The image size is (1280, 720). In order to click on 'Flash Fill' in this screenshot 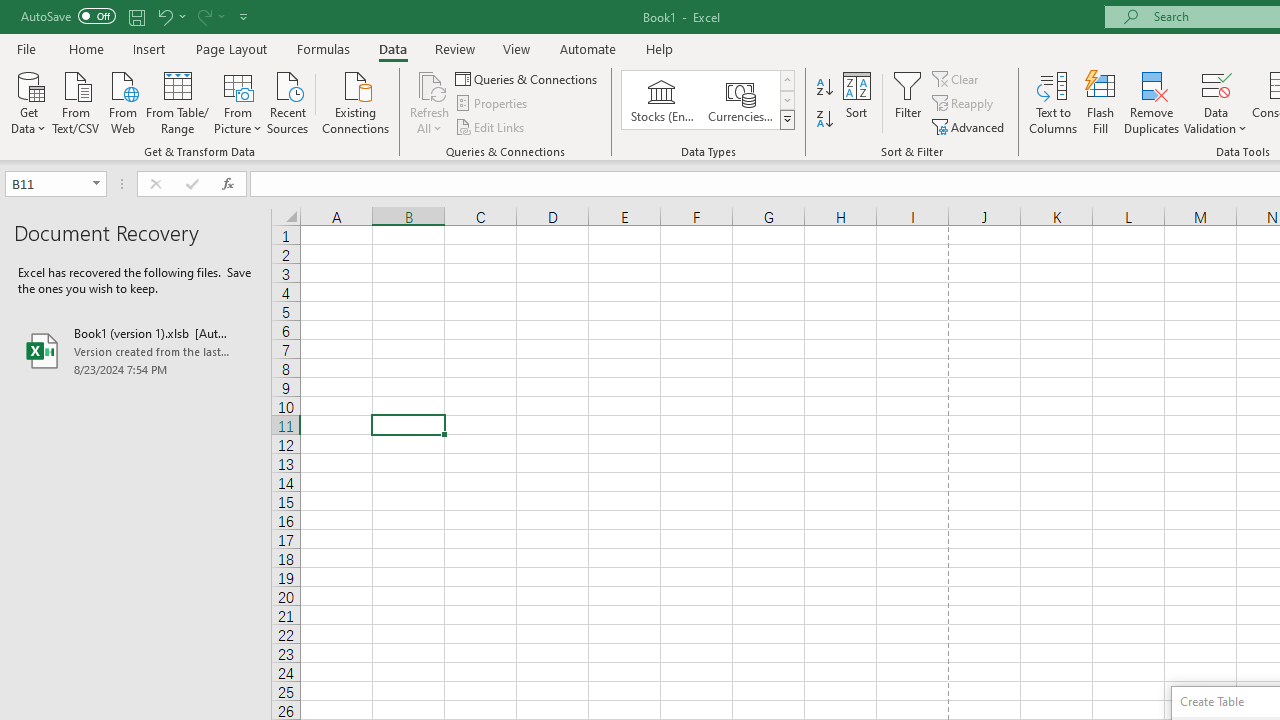, I will do `click(1100, 103)`.